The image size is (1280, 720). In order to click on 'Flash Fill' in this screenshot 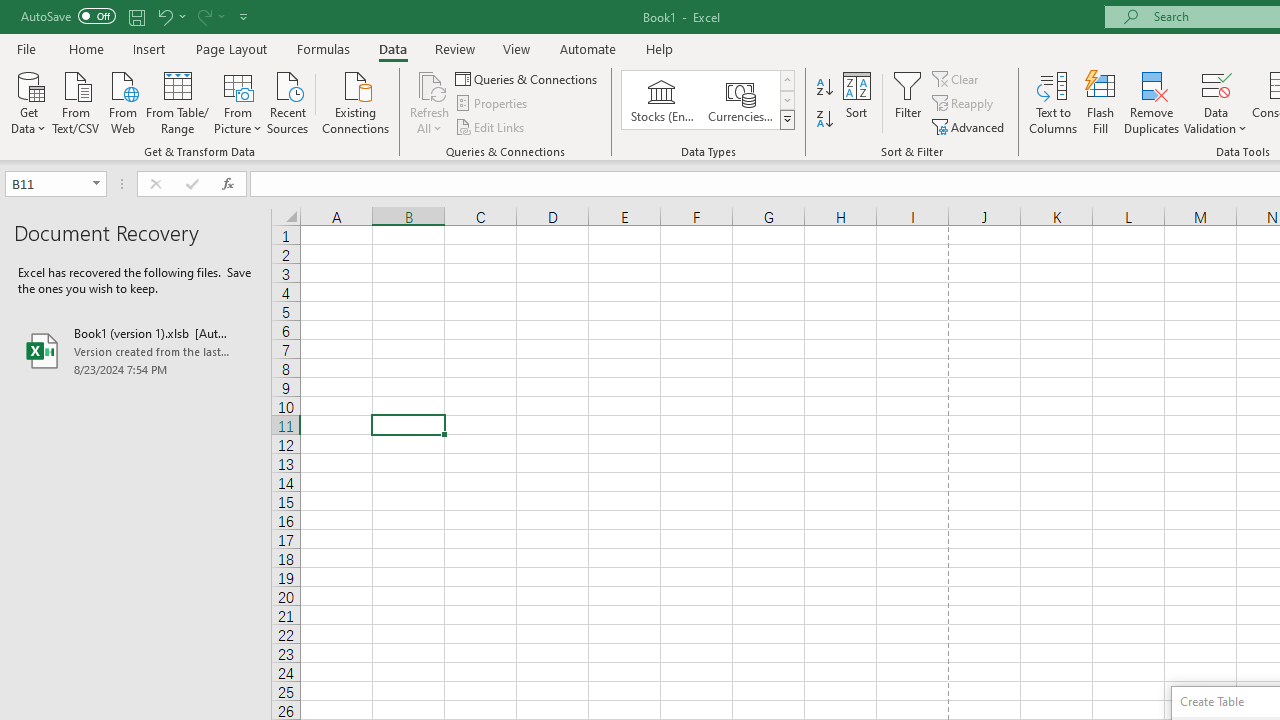, I will do `click(1100, 103)`.